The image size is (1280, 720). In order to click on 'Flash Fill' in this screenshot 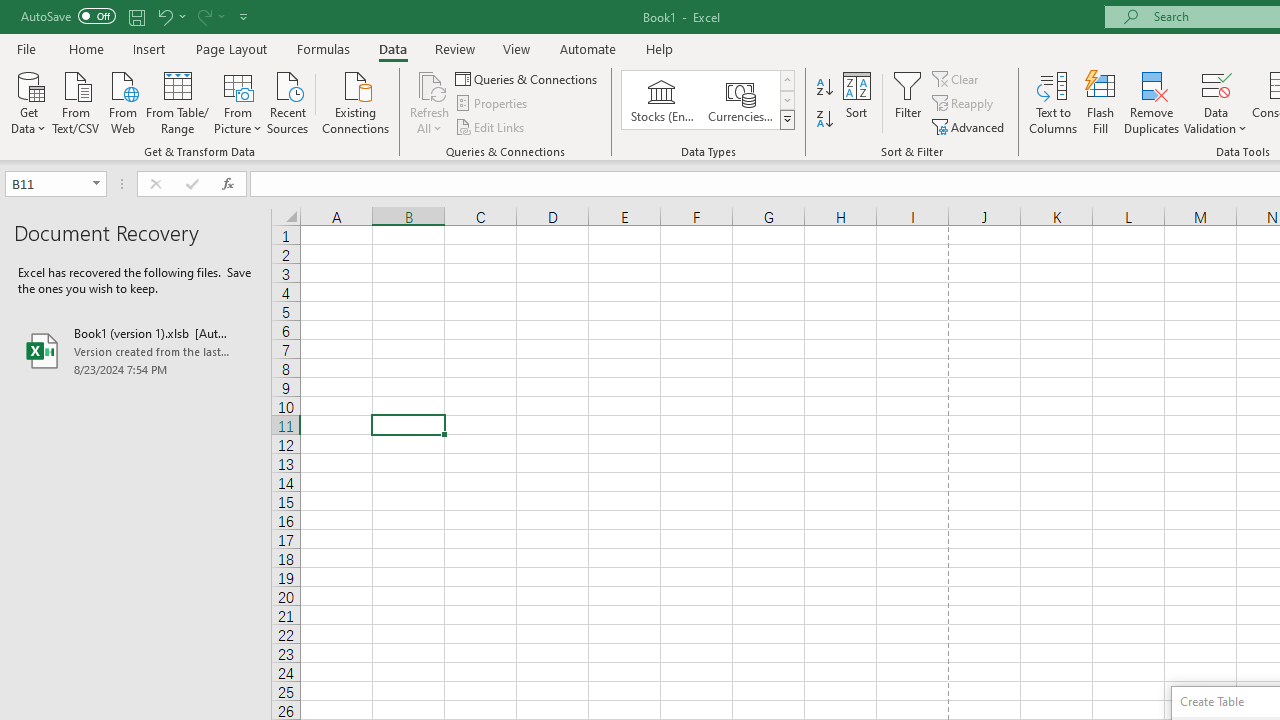, I will do `click(1100, 103)`.